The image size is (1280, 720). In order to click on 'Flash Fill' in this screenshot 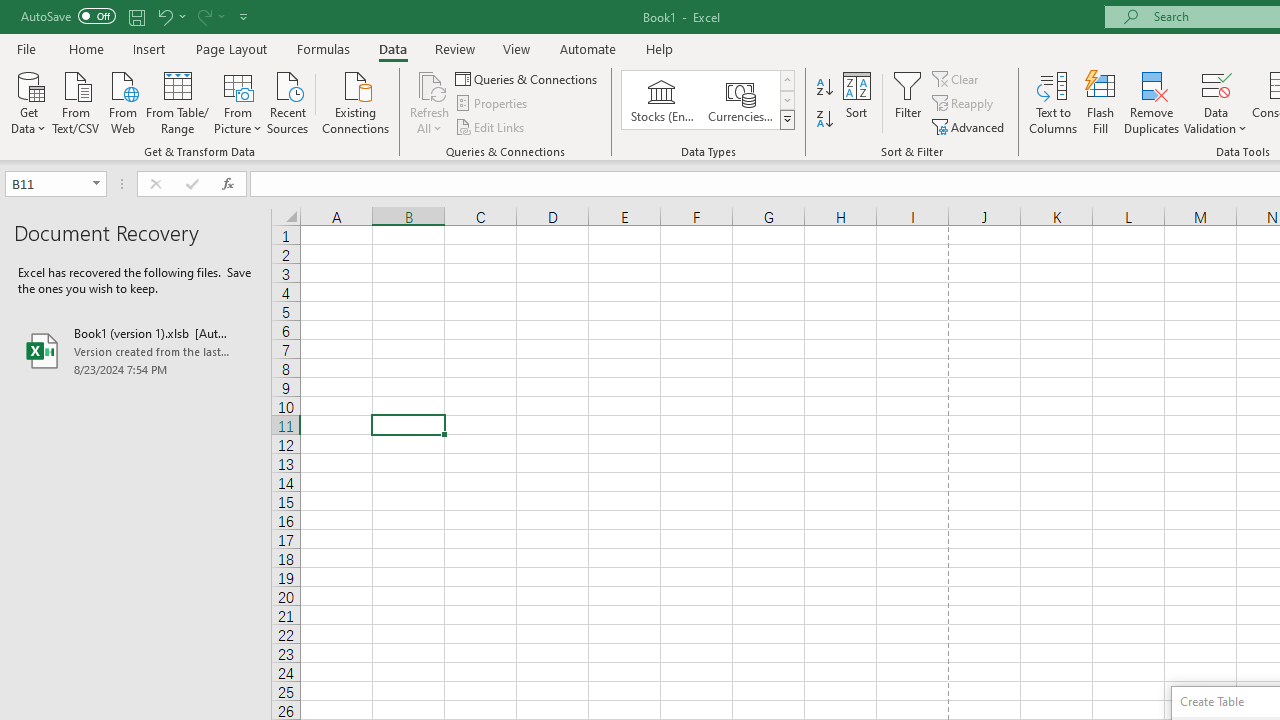, I will do `click(1100, 103)`.